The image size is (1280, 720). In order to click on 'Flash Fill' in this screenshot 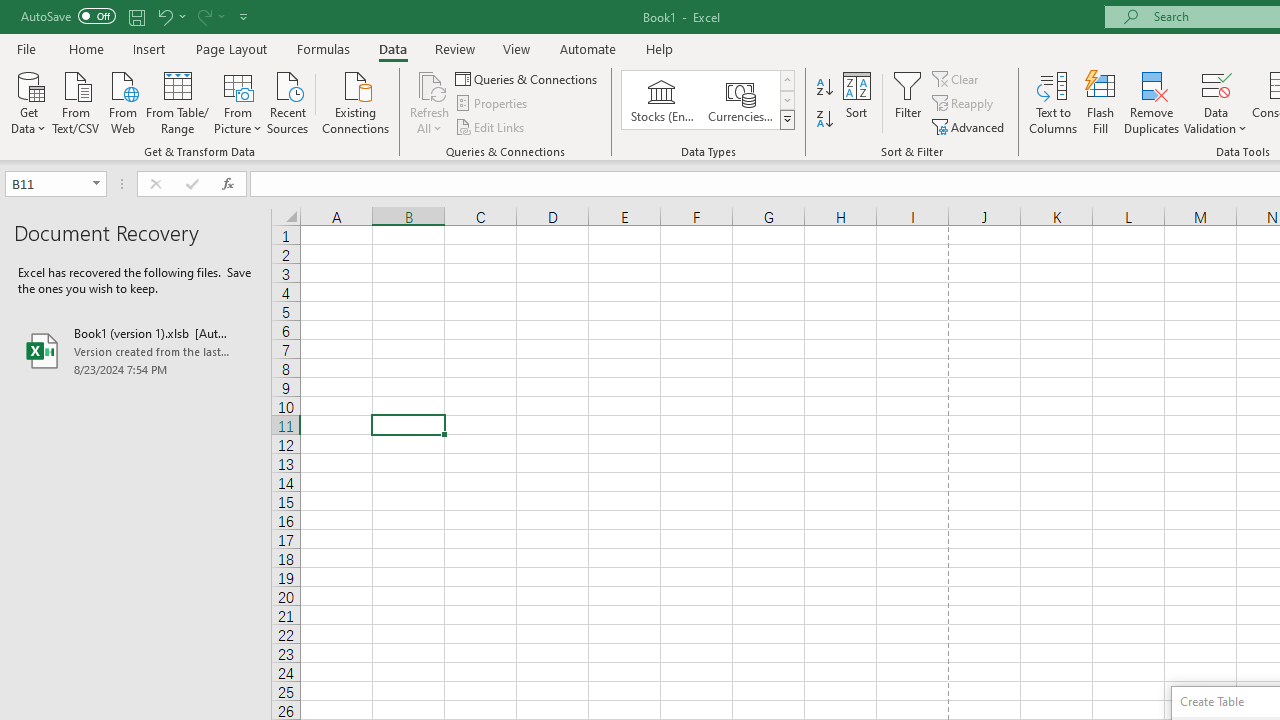, I will do `click(1100, 103)`.